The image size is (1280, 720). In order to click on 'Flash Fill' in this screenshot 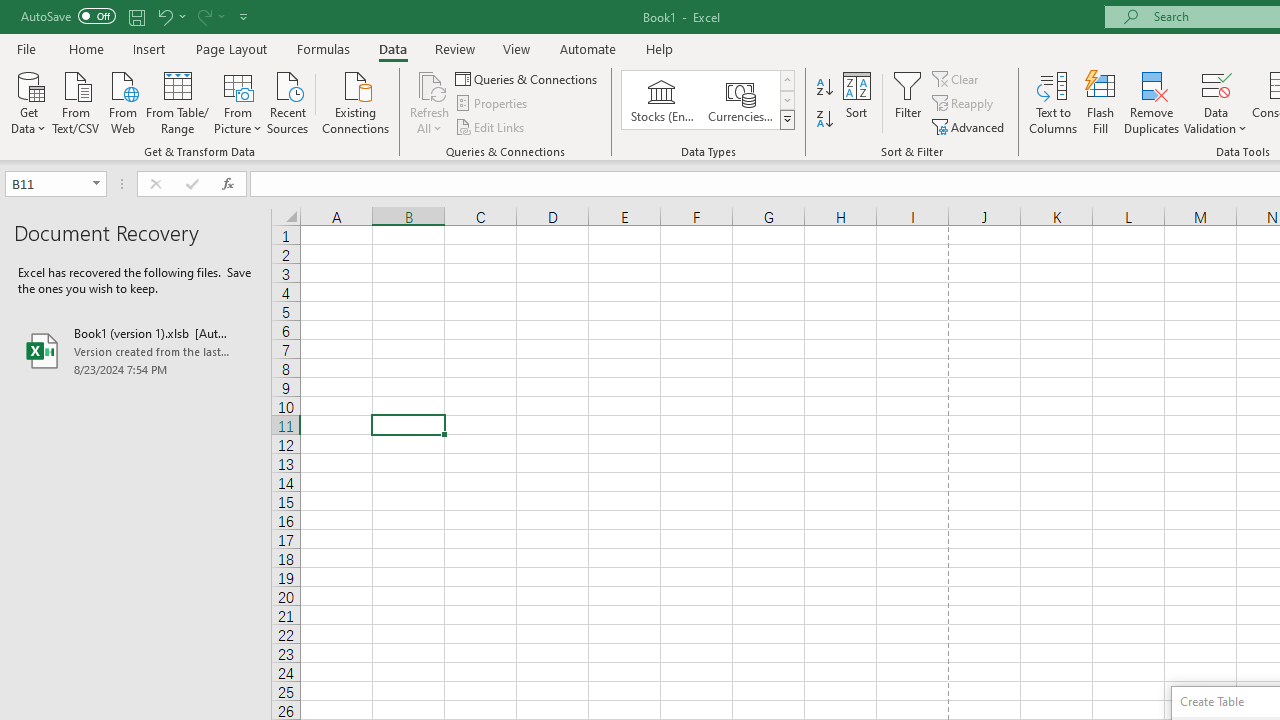, I will do `click(1100, 103)`.